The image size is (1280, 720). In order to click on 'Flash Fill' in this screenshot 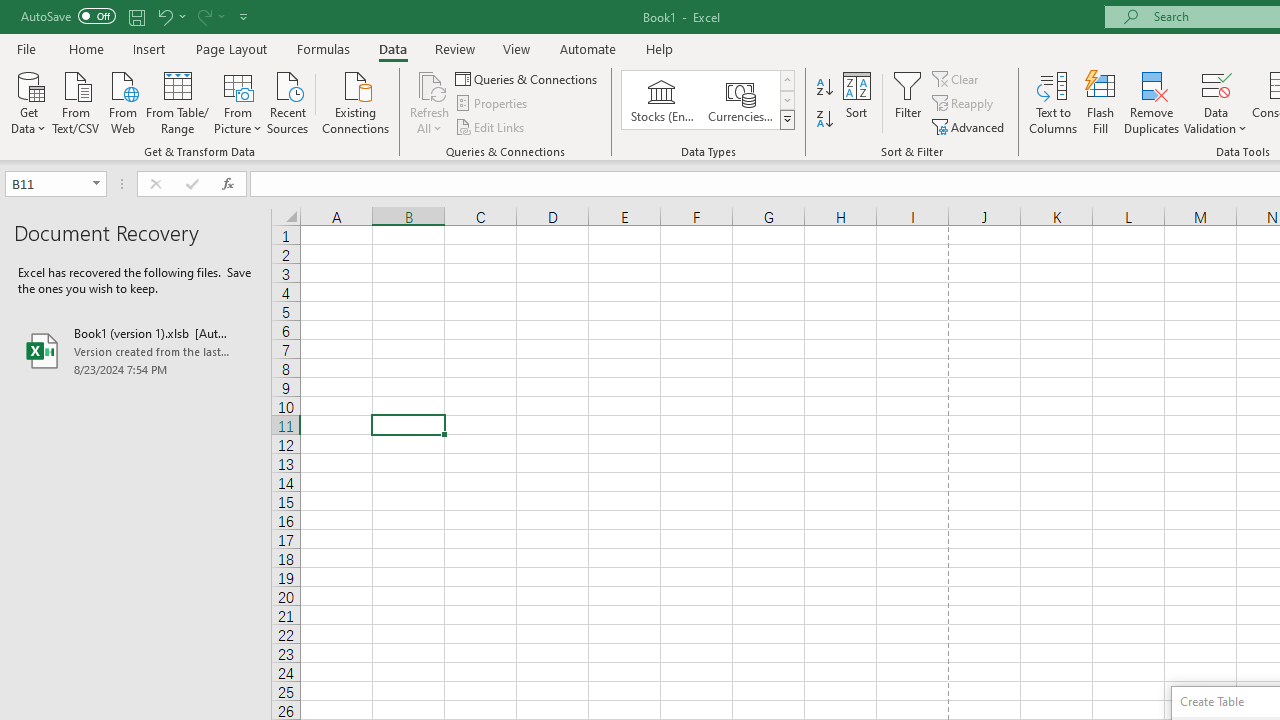, I will do `click(1100, 103)`.